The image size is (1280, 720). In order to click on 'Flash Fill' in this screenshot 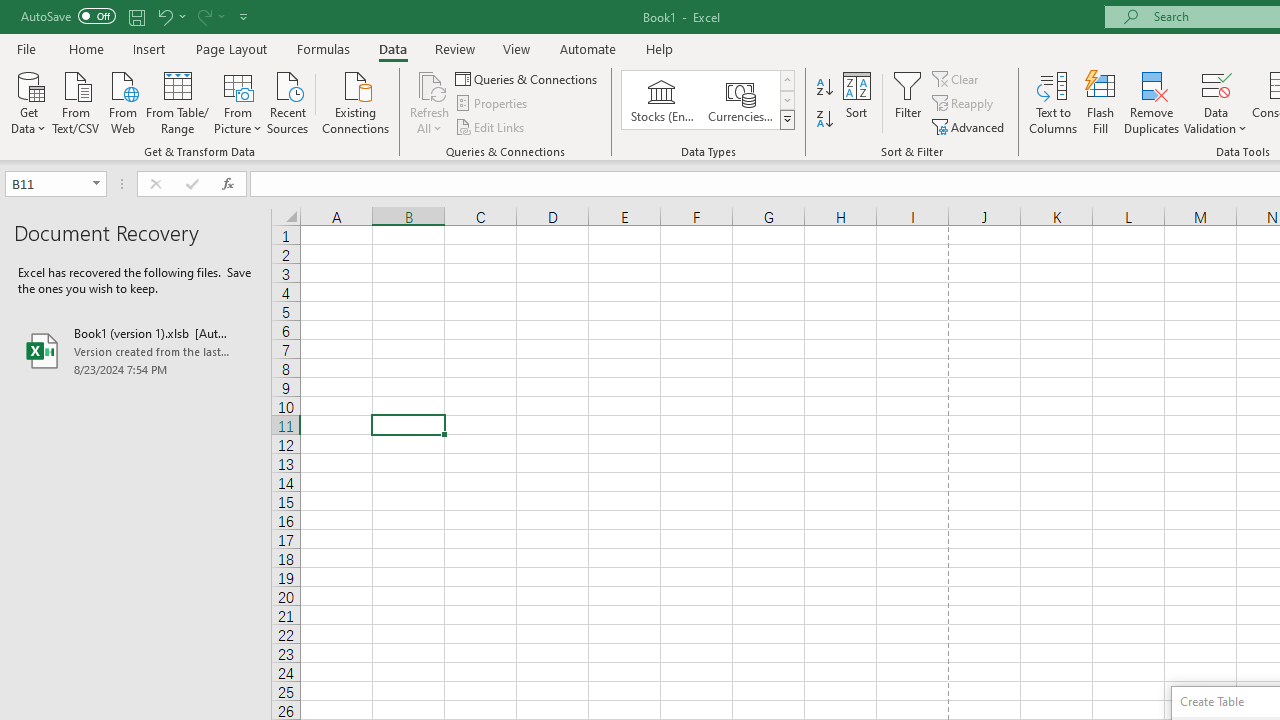, I will do `click(1100, 103)`.